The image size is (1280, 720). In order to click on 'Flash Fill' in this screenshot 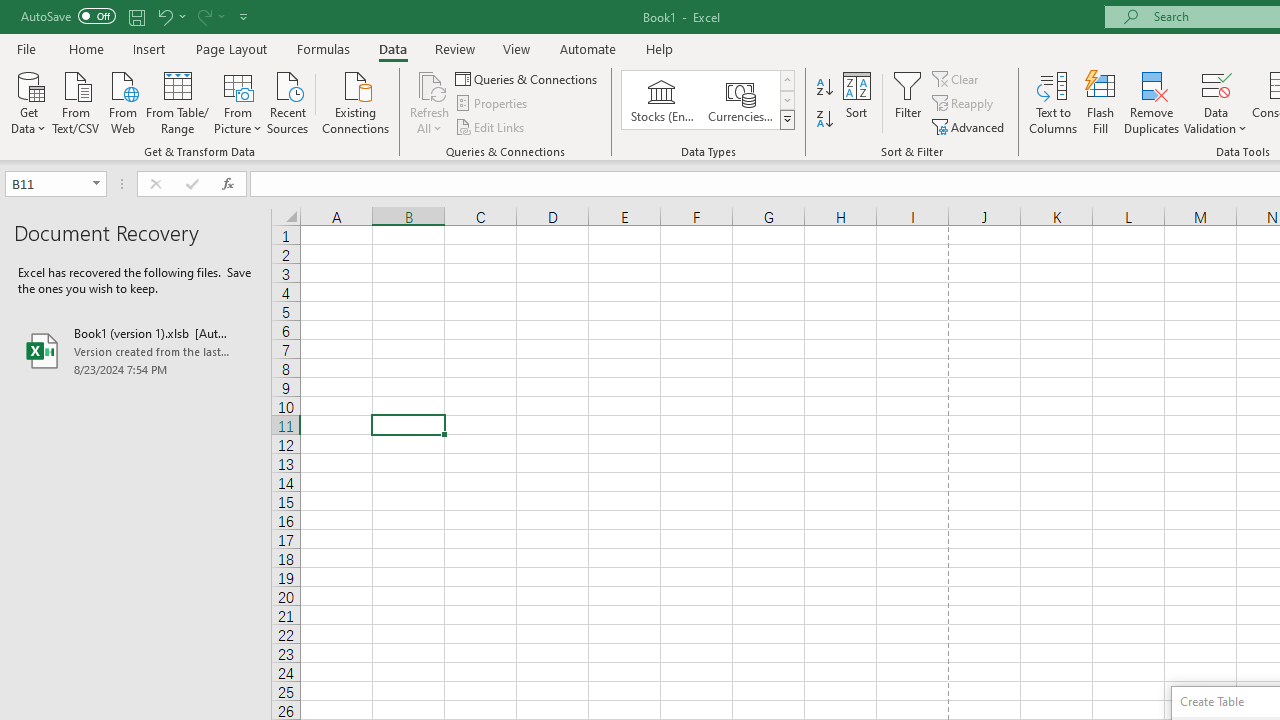, I will do `click(1100, 103)`.